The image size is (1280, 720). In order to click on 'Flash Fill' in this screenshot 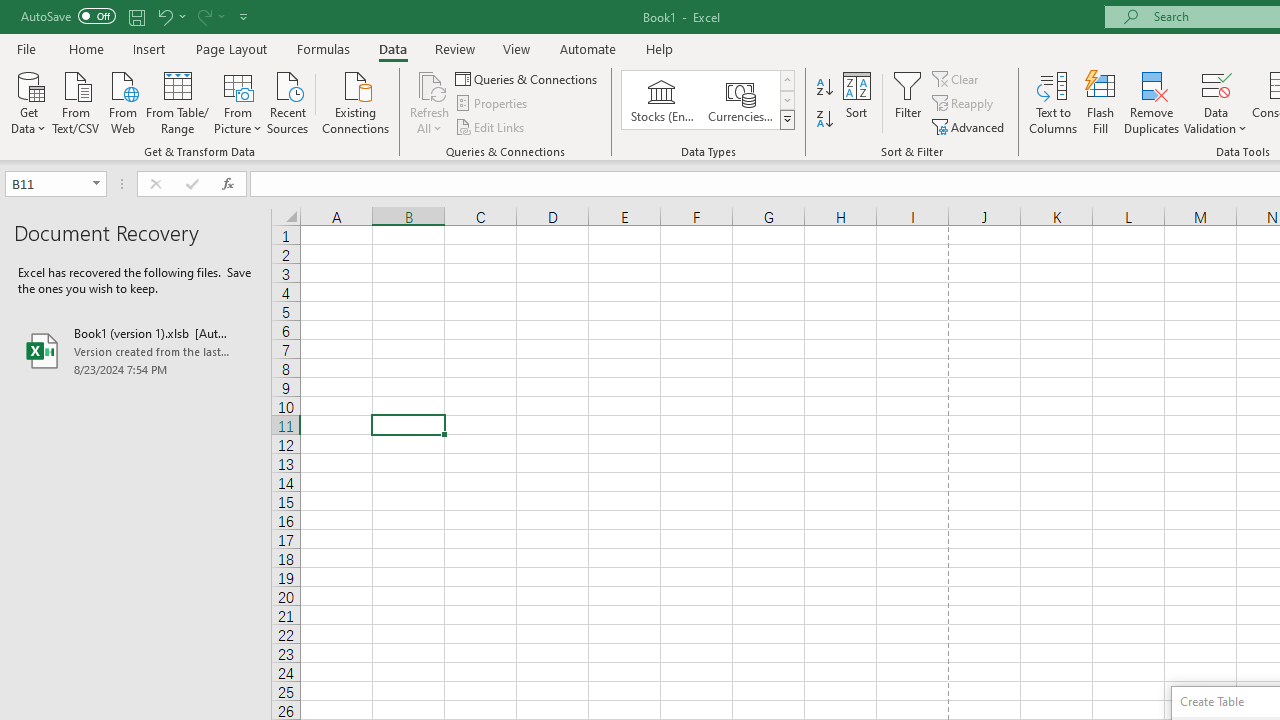, I will do `click(1100, 103)`.